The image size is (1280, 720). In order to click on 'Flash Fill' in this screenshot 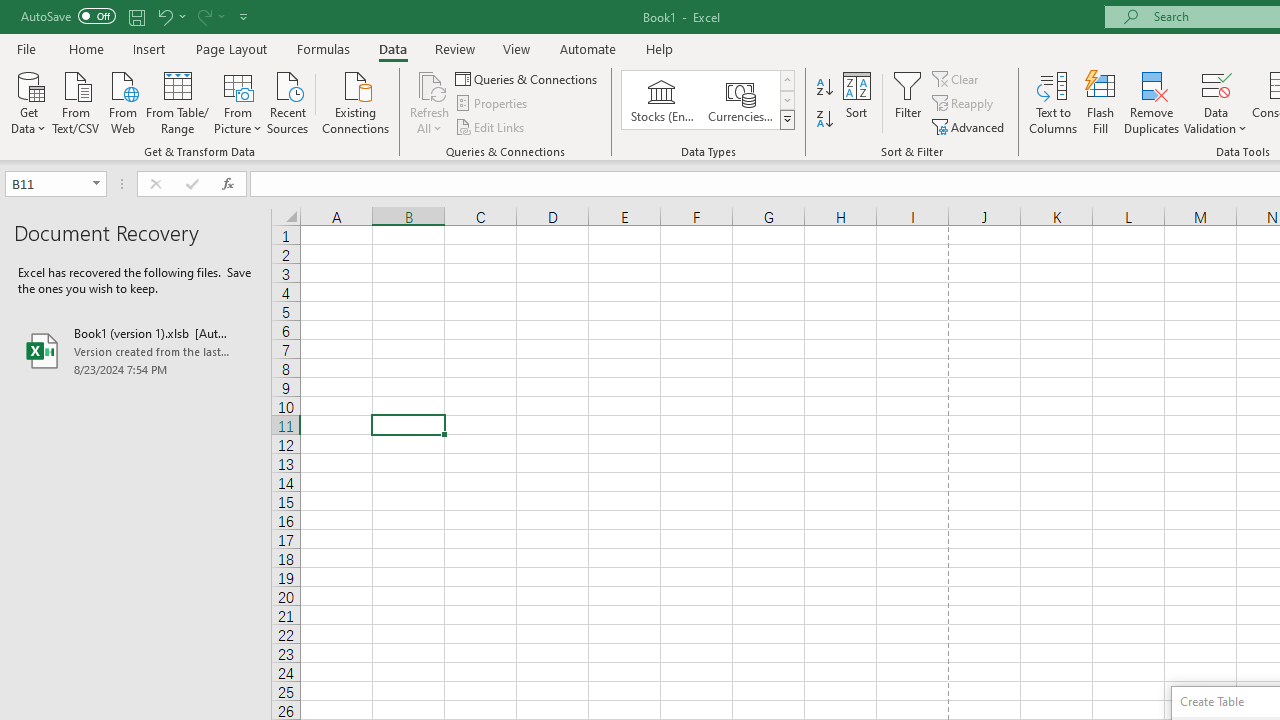, I will do `click(1100, 103)`.